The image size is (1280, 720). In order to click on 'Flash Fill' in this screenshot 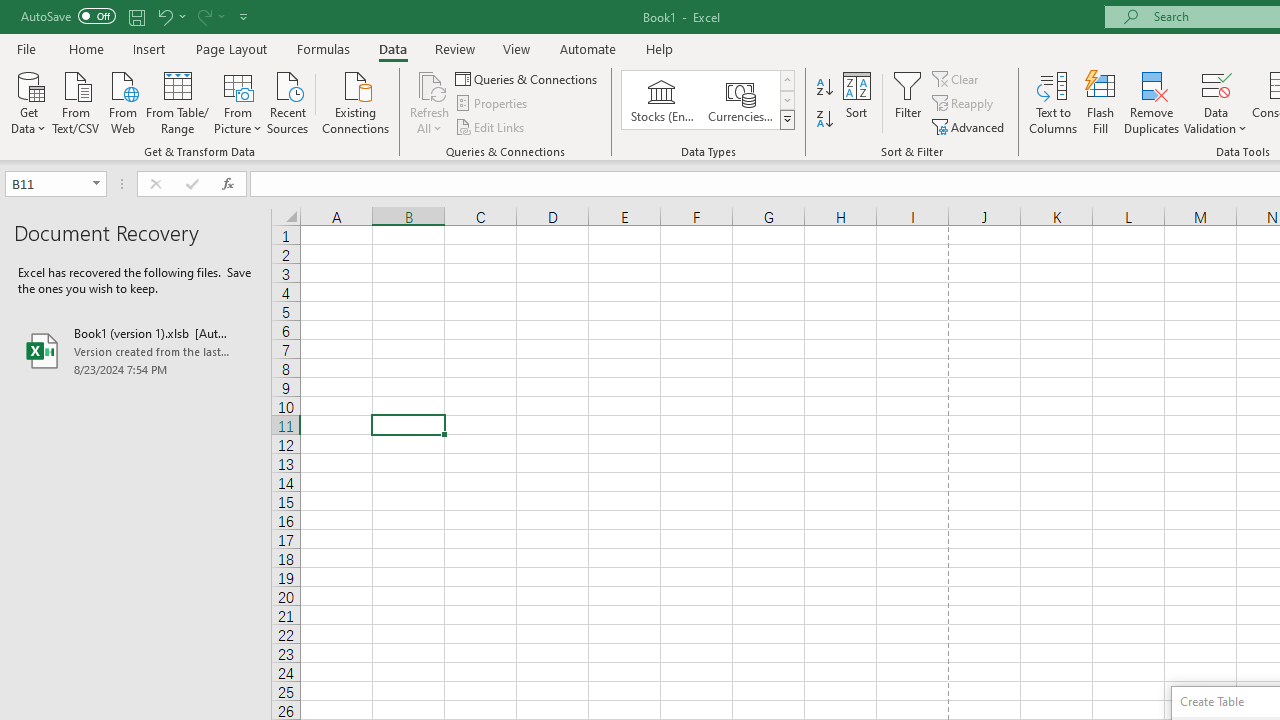, I will do `click(1100, 103)`.